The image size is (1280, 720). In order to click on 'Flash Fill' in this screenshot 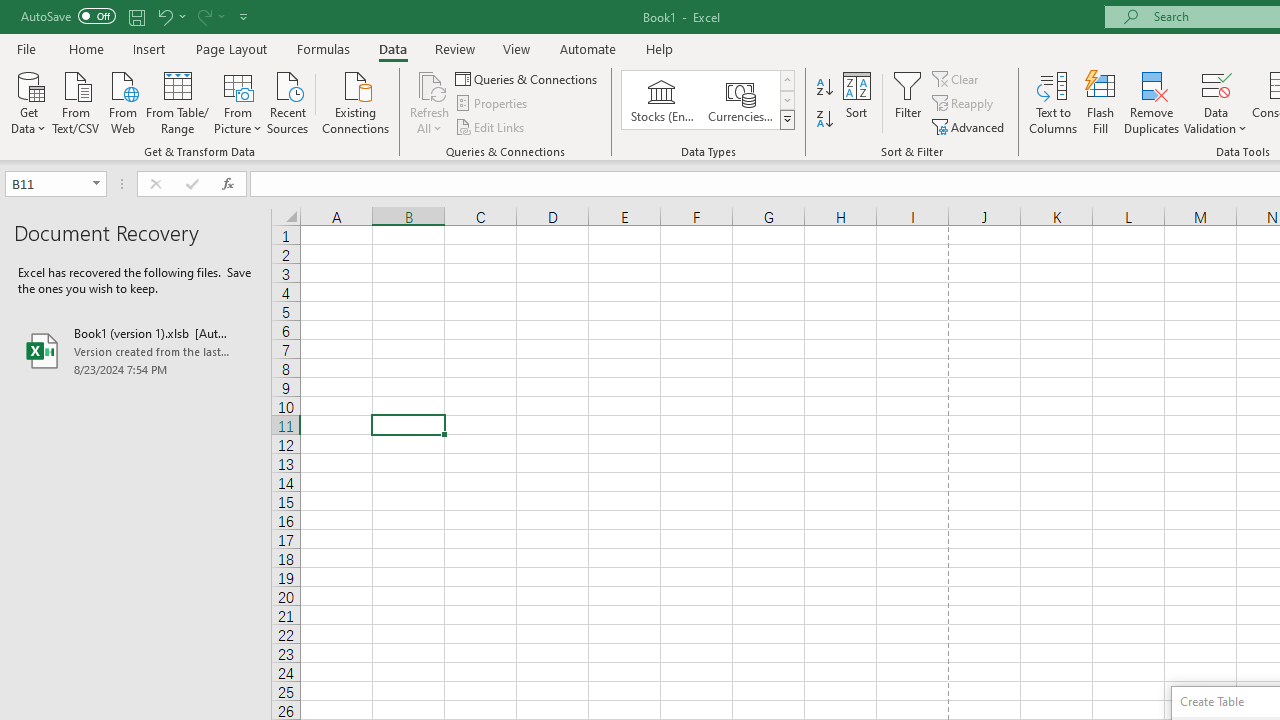, I will do `click(1100, 103)`.